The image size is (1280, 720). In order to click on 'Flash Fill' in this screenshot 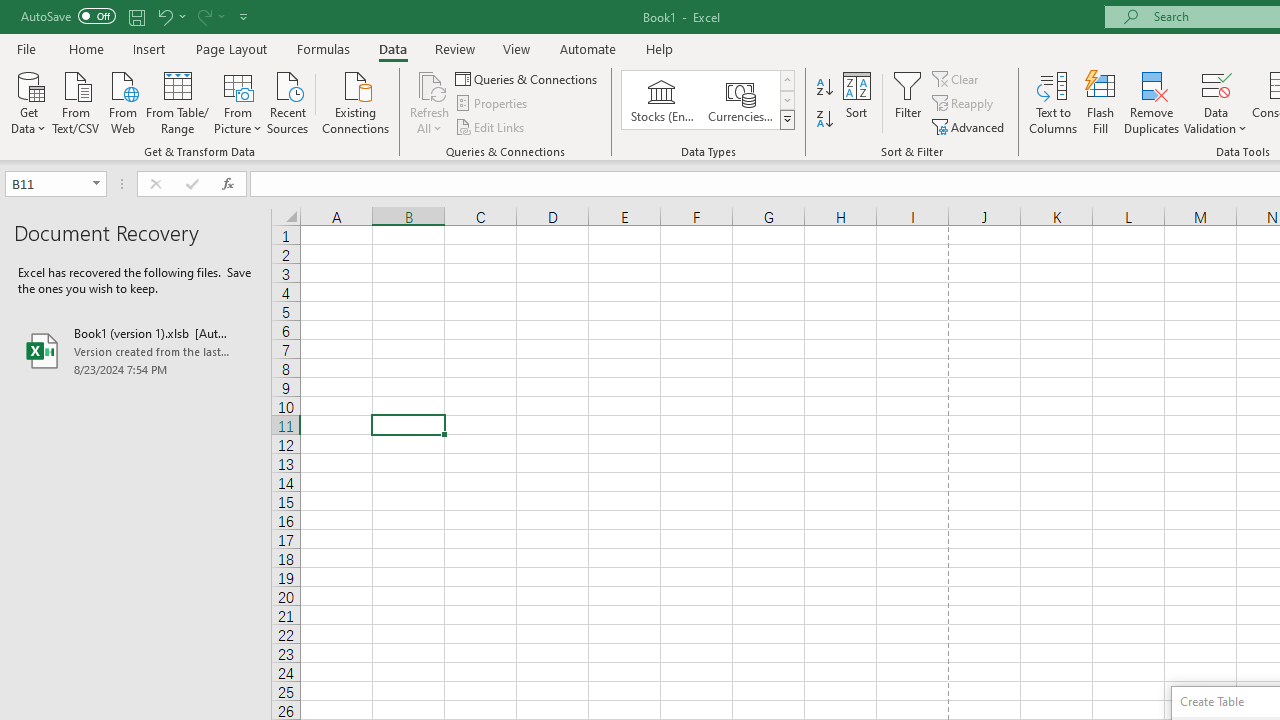, I will do `click(1100, 103)`.